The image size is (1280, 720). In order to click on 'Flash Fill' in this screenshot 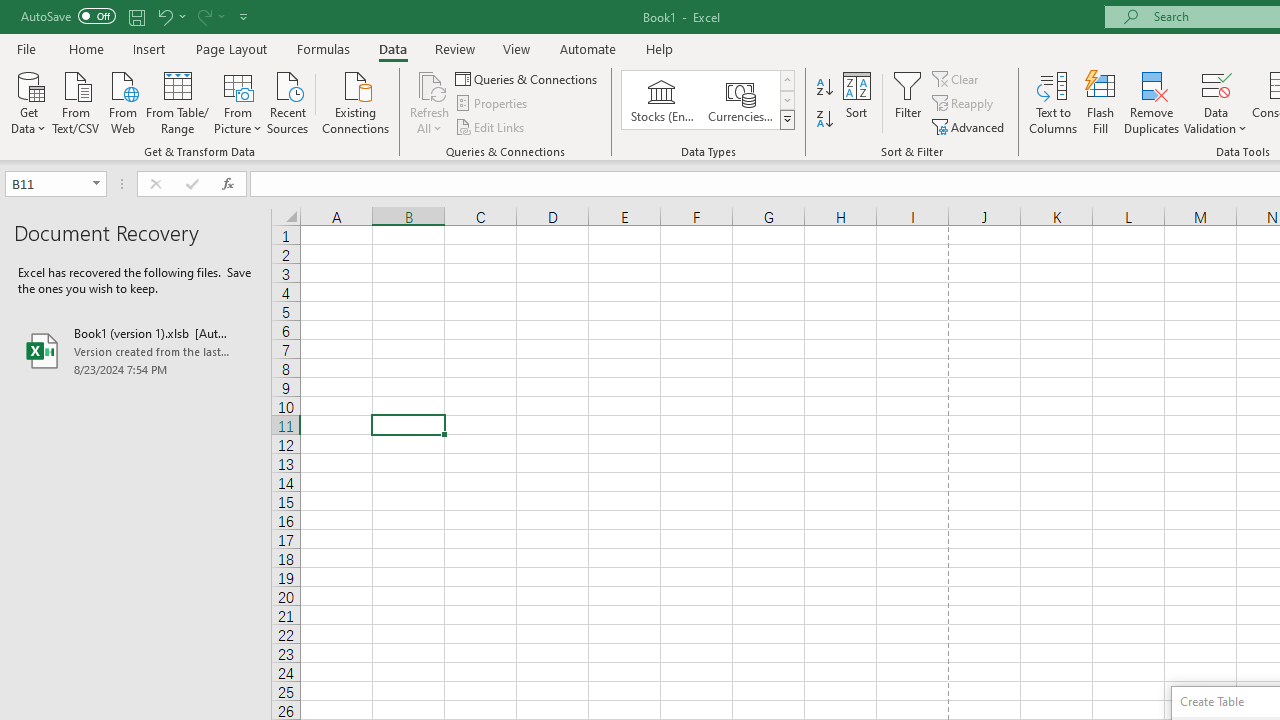, I will do `click(1100, 103)`.